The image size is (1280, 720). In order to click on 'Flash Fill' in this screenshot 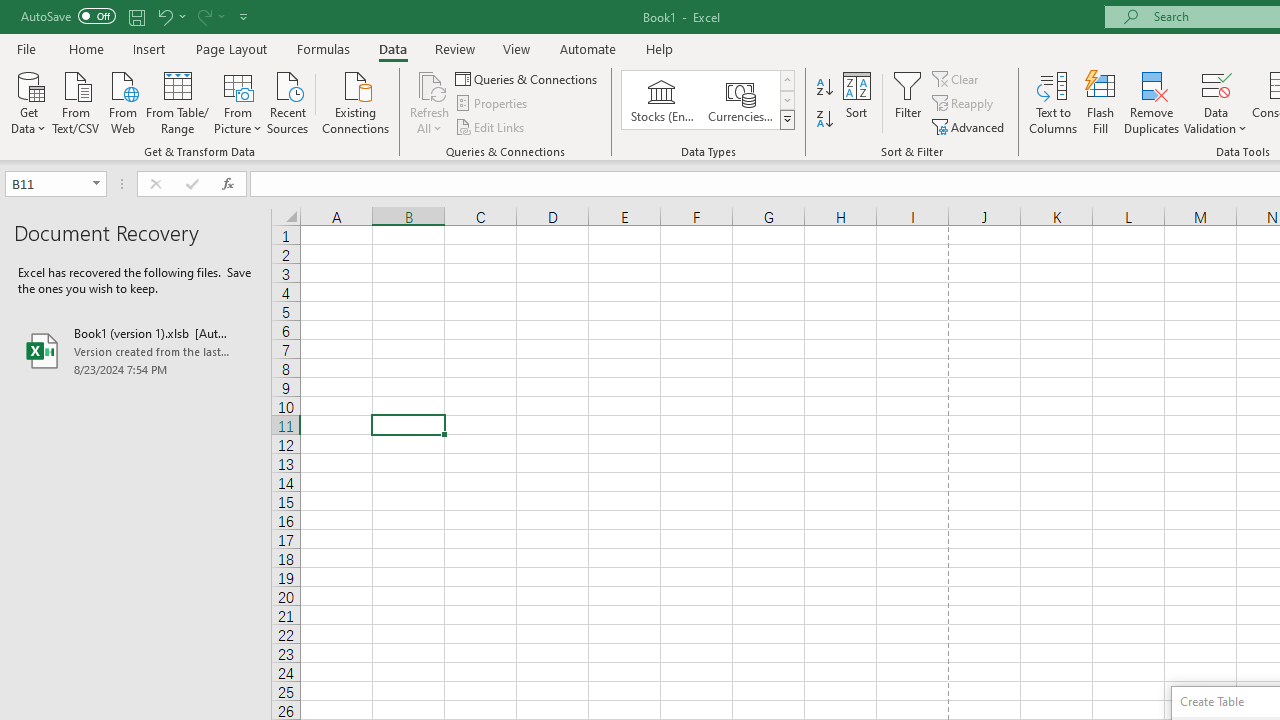, I will do `click(1100, 103)`.